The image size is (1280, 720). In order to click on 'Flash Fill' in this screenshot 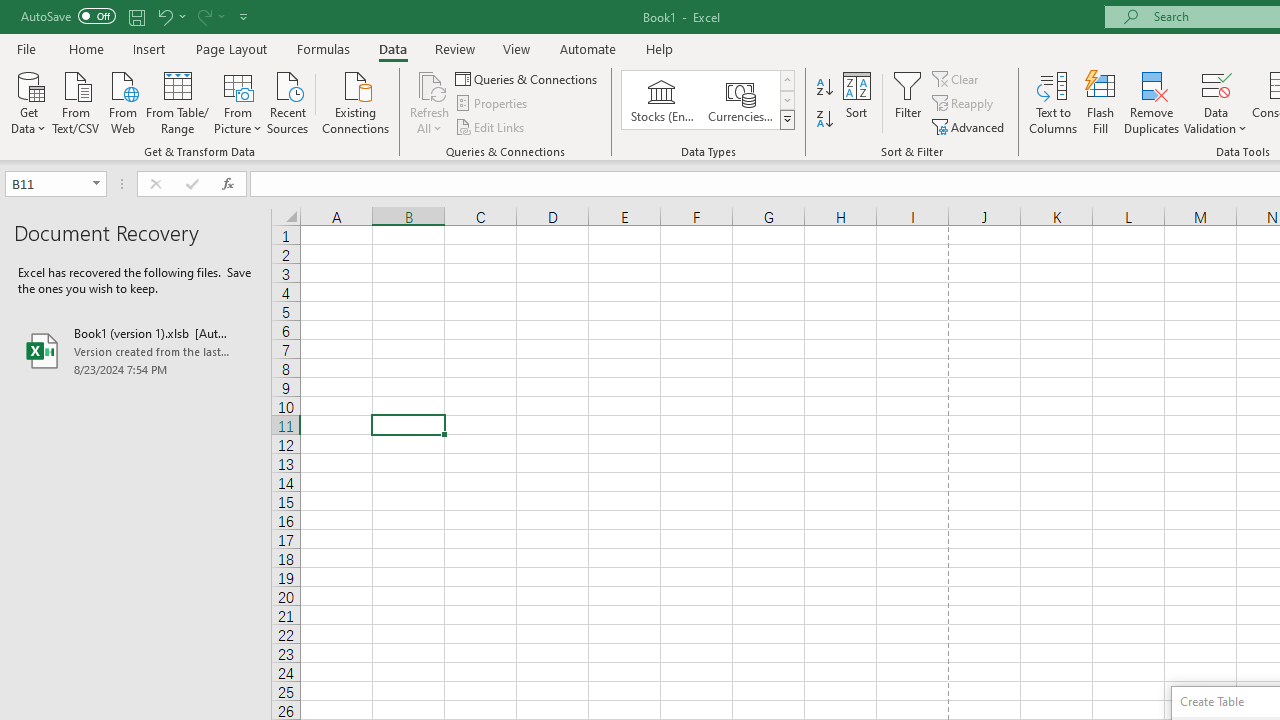, I will do `click(1100, 103)`.